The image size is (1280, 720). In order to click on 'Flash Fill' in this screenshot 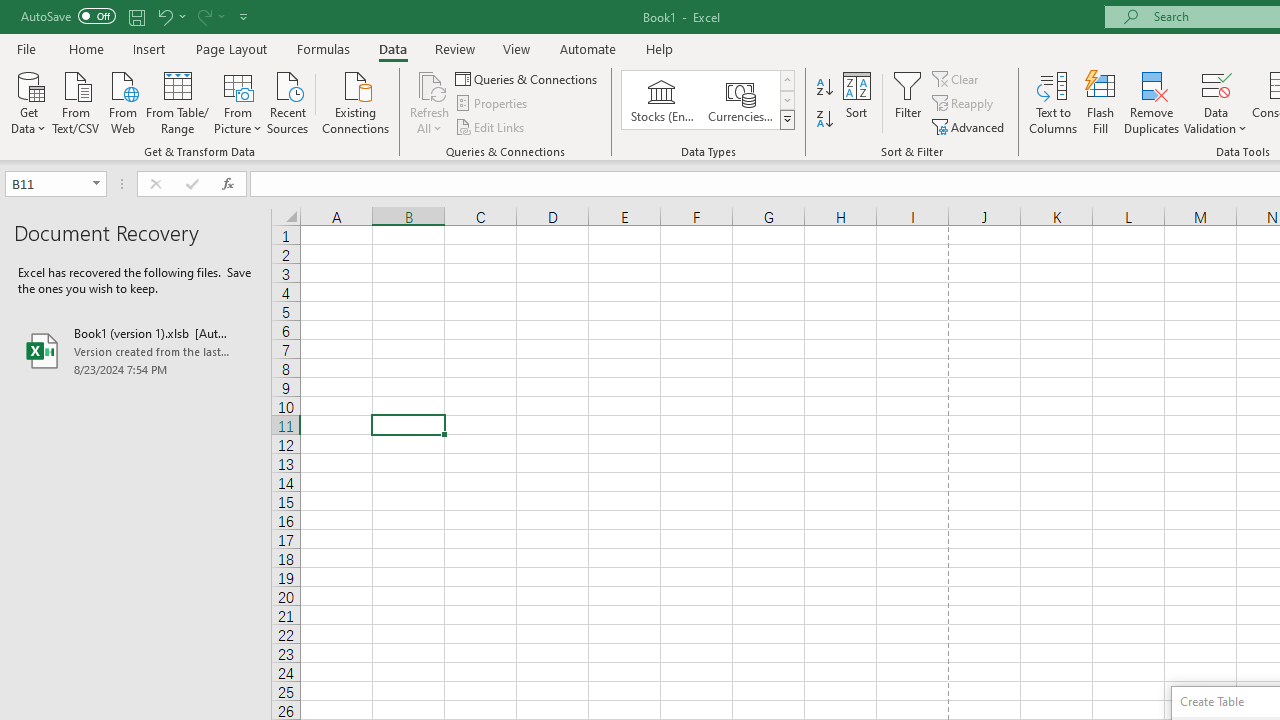, I will do `click(1100, 103)`.